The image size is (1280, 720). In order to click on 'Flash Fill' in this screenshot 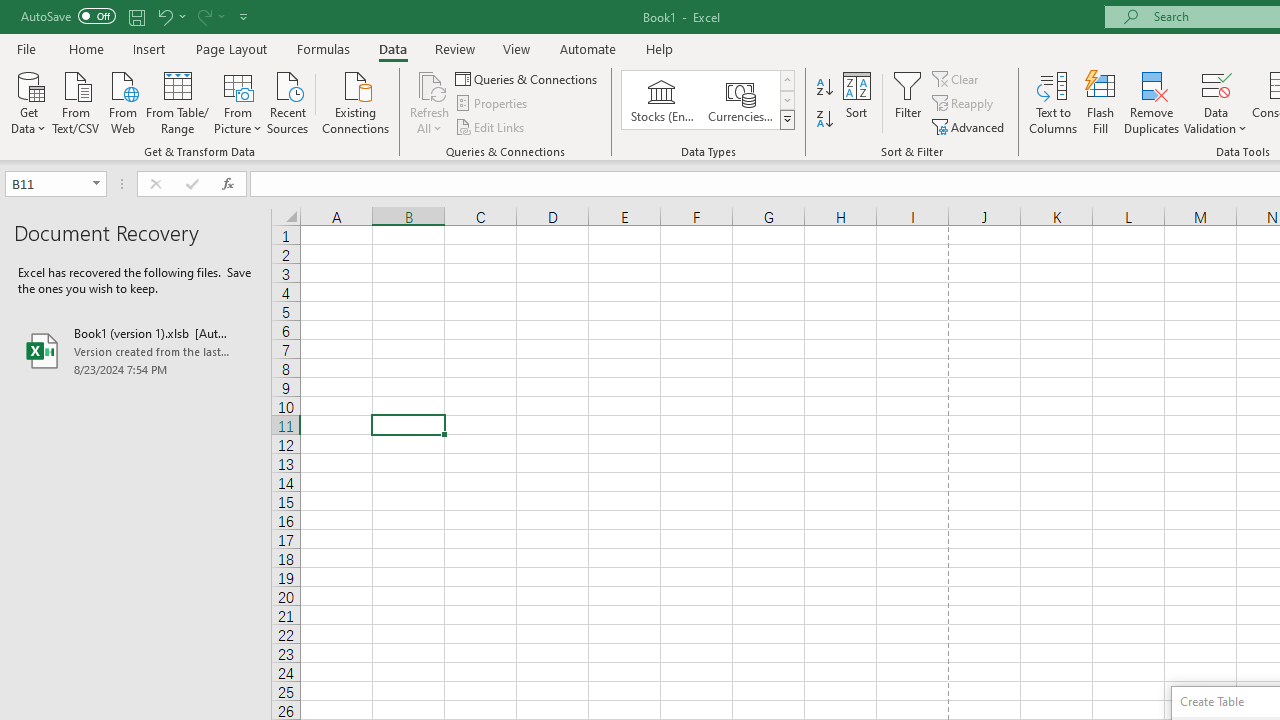, I will do `click(1100, 103)`.